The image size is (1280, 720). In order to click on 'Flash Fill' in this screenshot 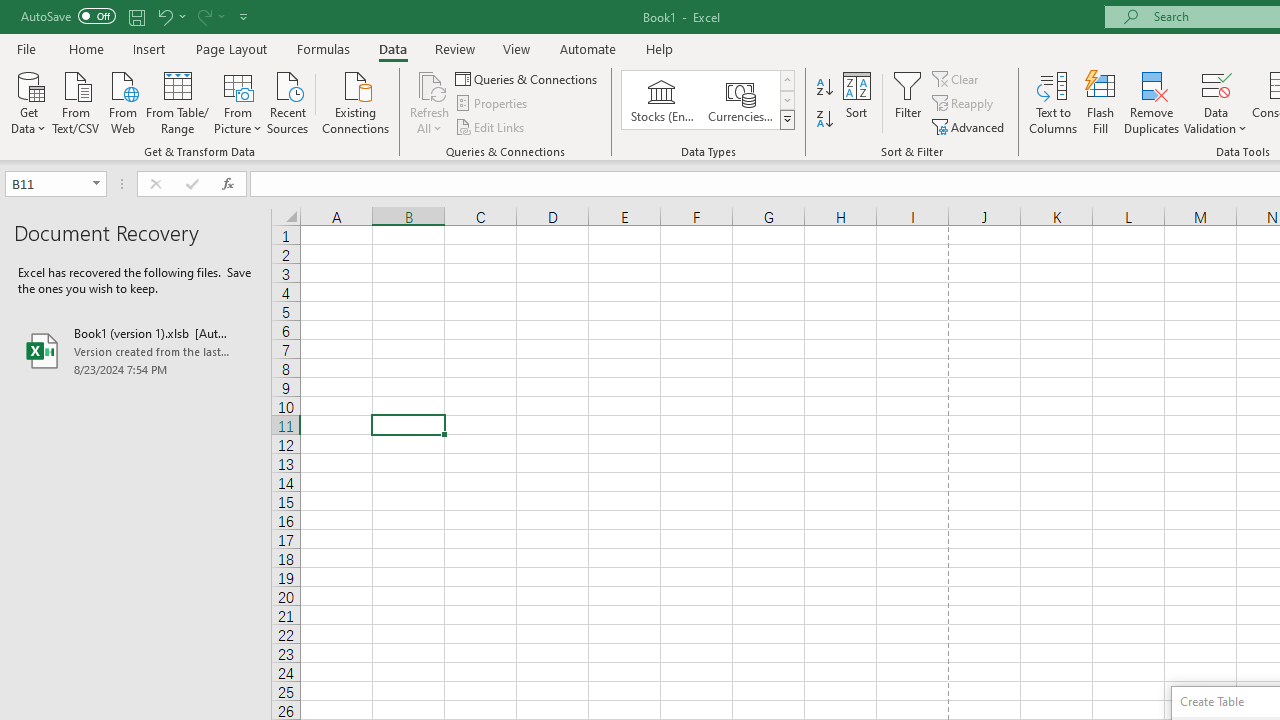, I will do `click(1100, 103)`.